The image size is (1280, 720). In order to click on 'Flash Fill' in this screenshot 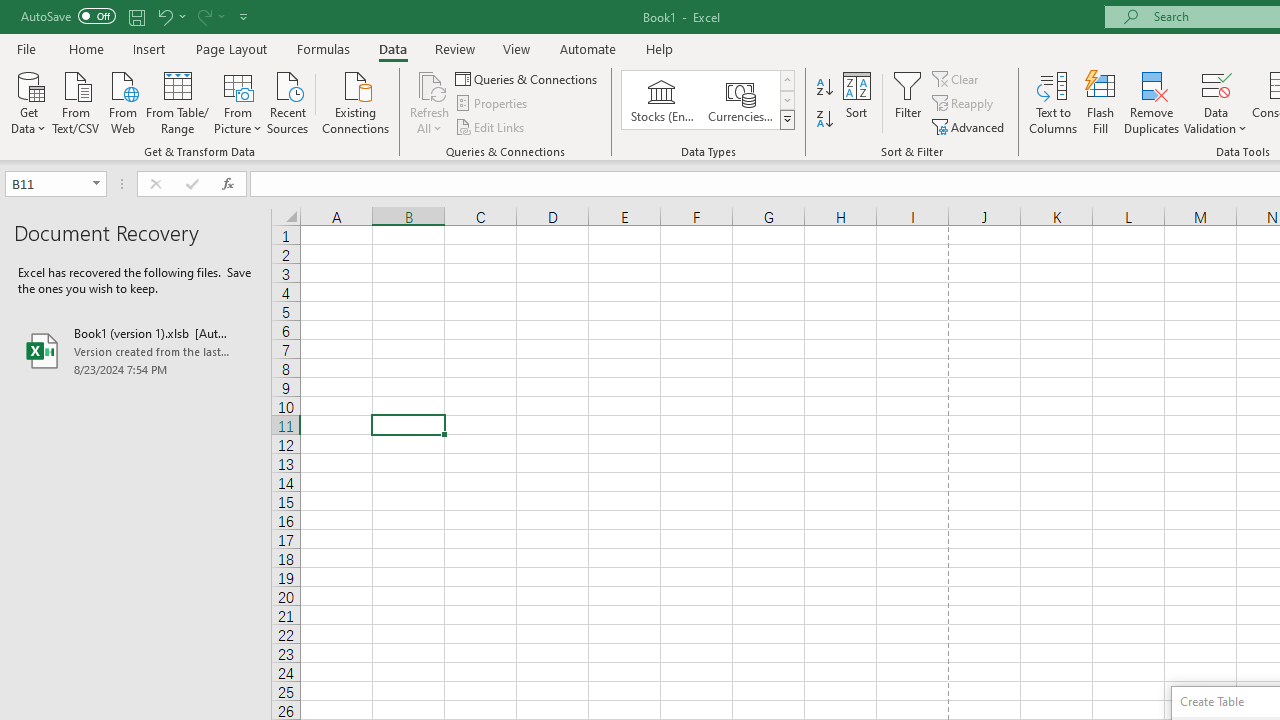, I will do `click(1100, 103)`.